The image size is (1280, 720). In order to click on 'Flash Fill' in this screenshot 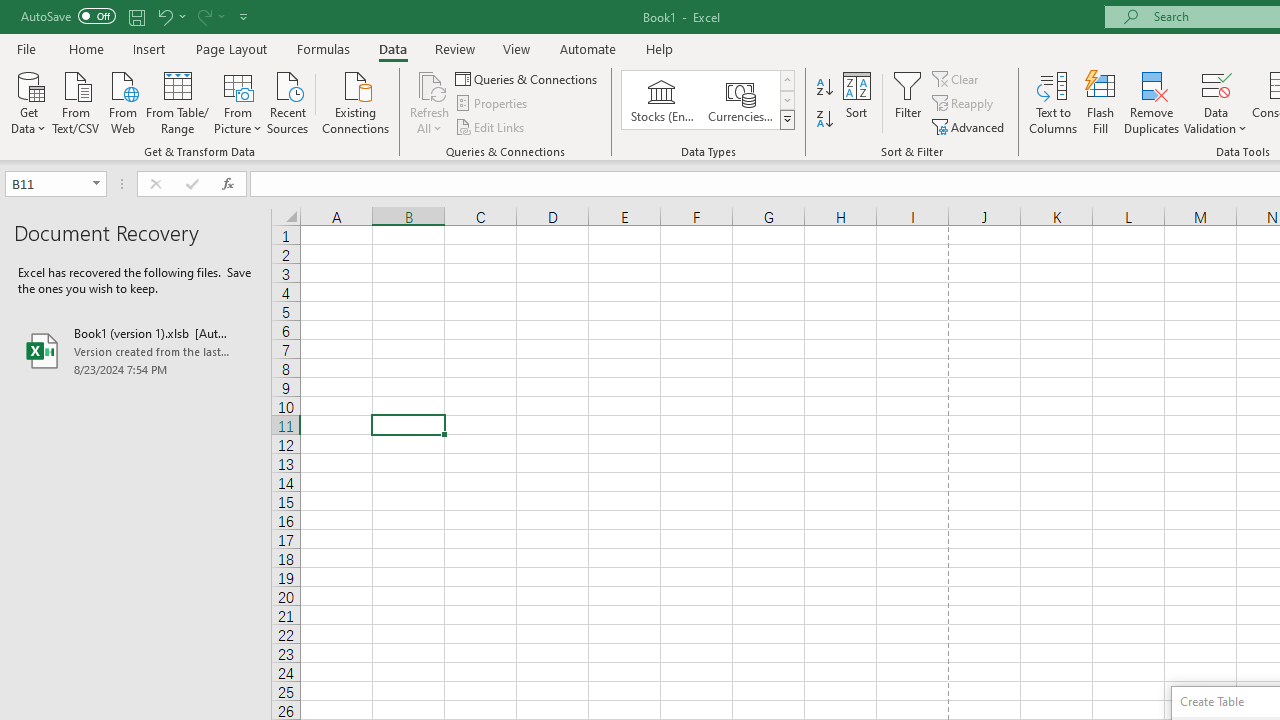, I will do `click(1100, 103)`.